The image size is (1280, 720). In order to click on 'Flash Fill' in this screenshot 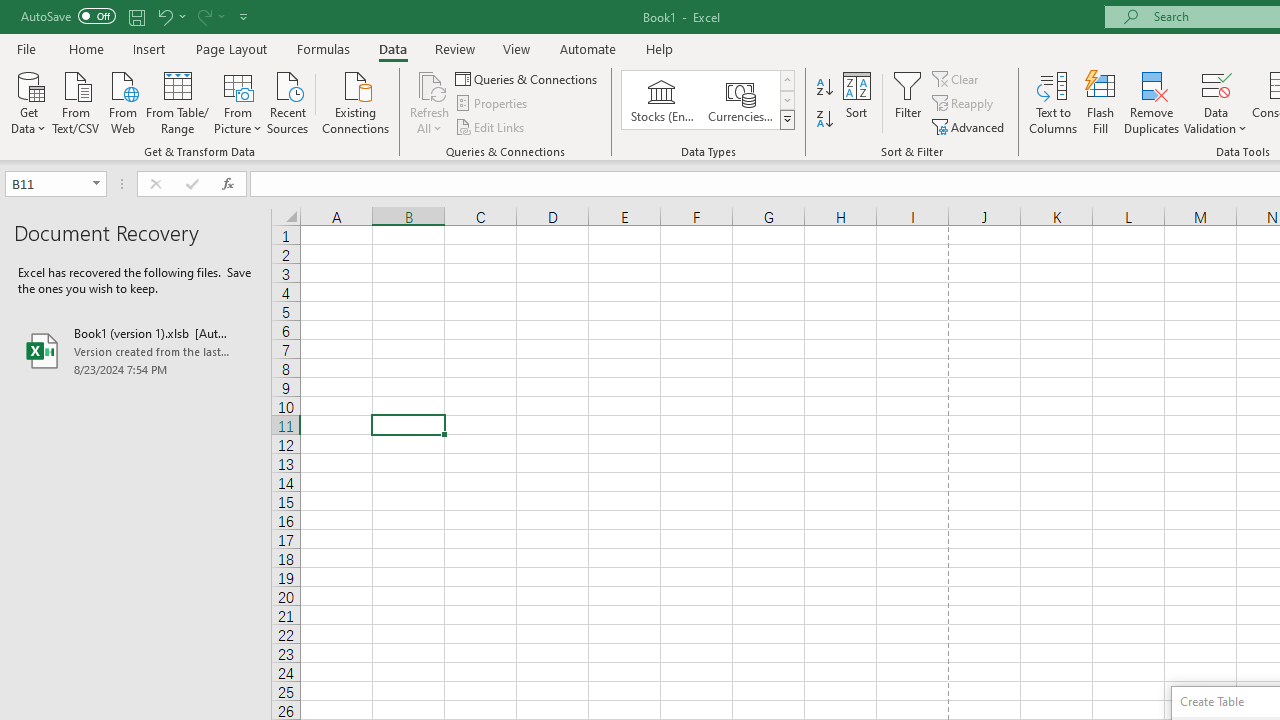, I will do `click(1100, 103)`.